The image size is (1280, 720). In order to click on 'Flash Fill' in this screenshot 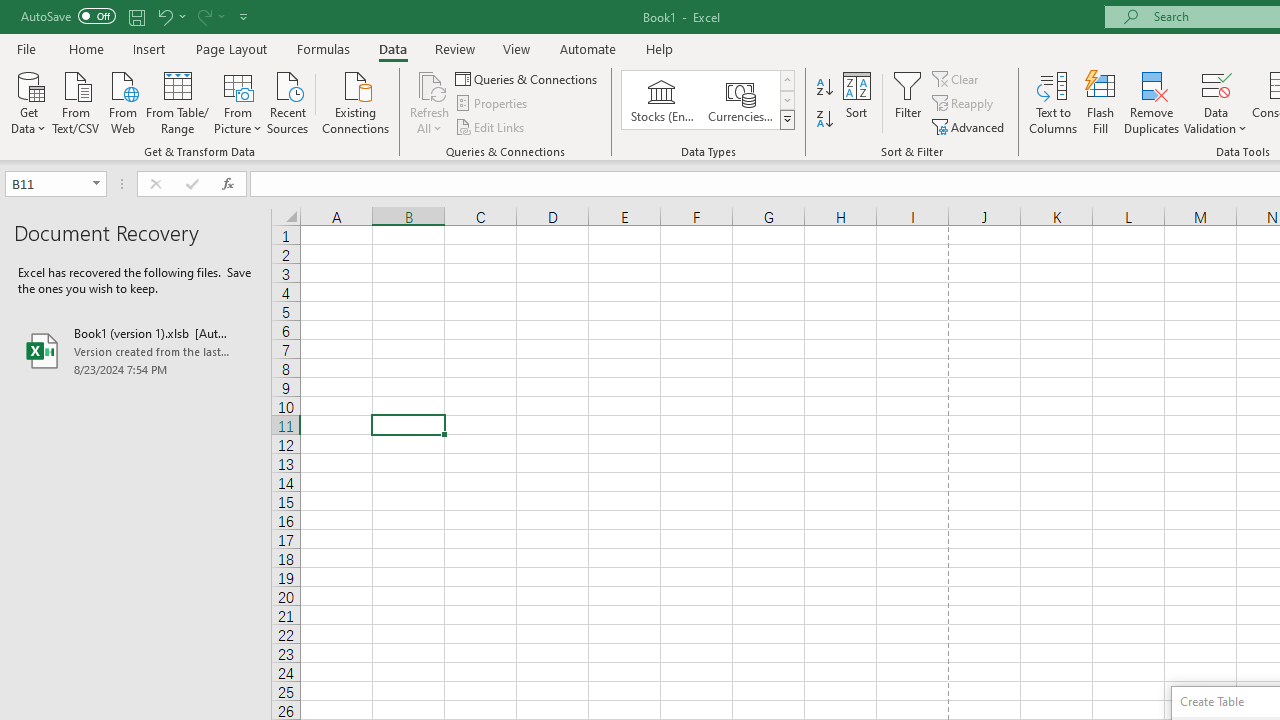, I will do `click(1100, 103)`.